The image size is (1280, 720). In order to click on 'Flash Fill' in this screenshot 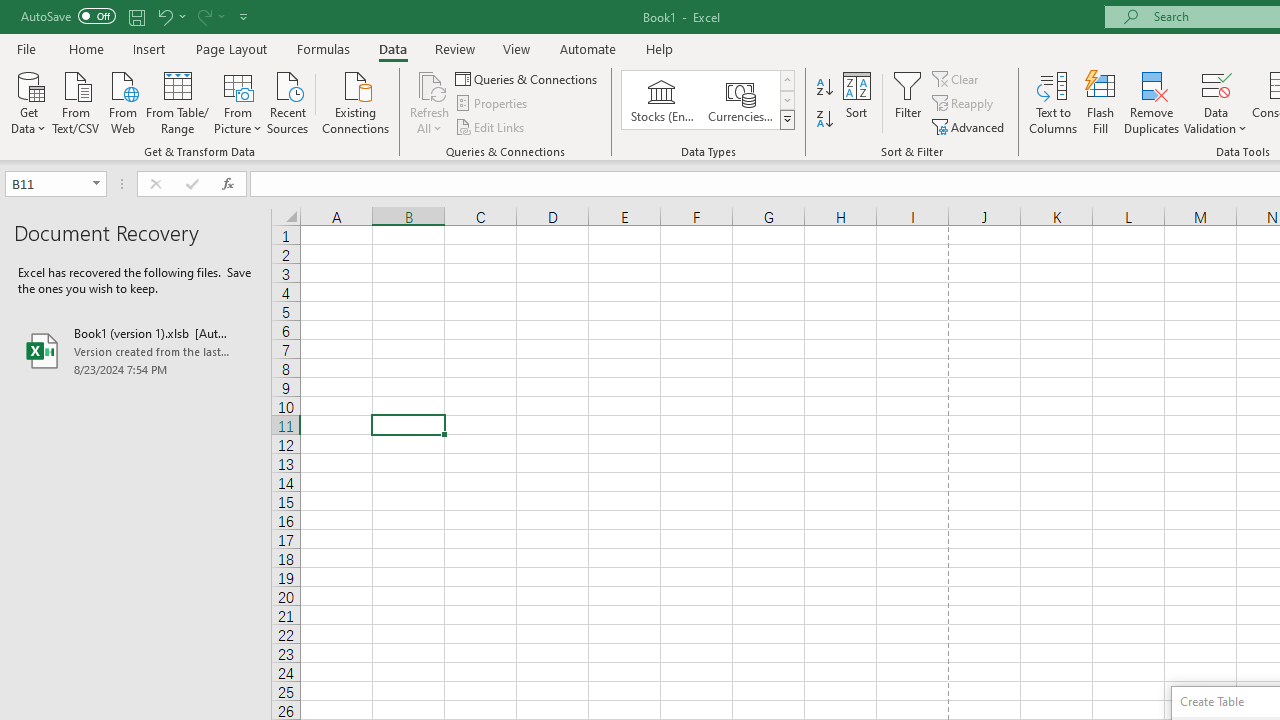, I will do `click(1100, 103)`.